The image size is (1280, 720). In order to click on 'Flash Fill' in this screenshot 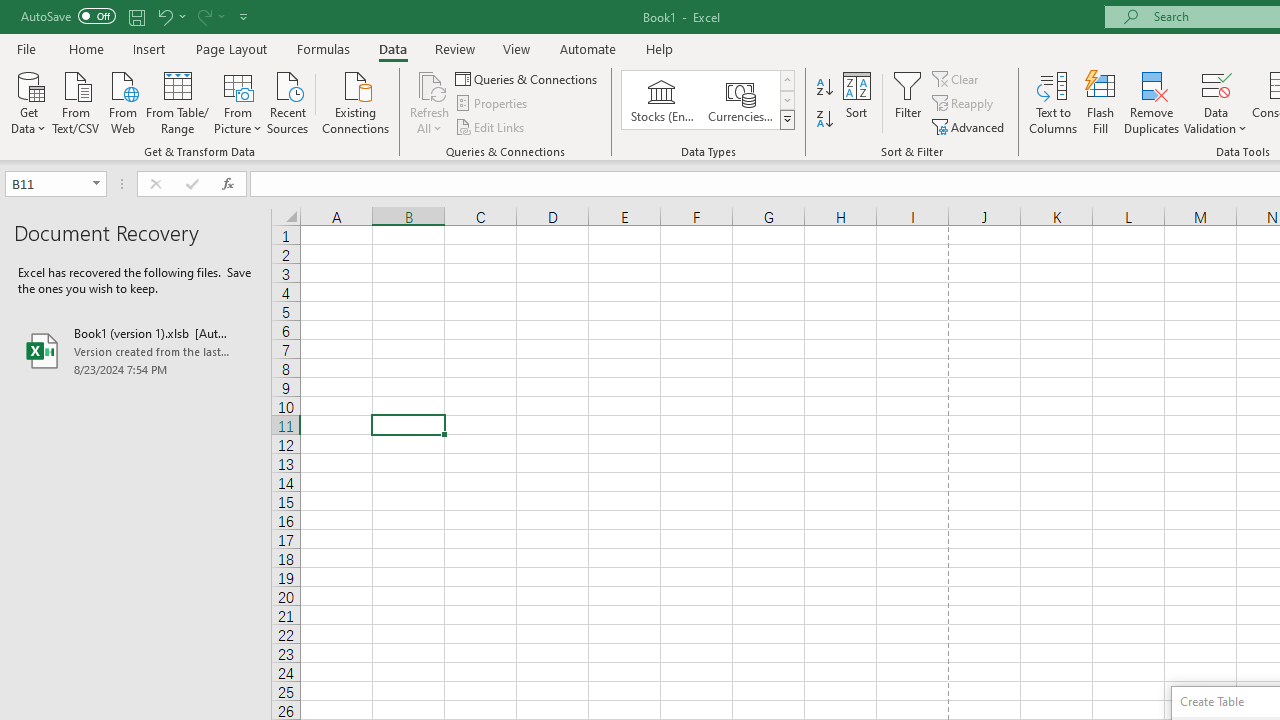, I will do `click(1100, 103)`.